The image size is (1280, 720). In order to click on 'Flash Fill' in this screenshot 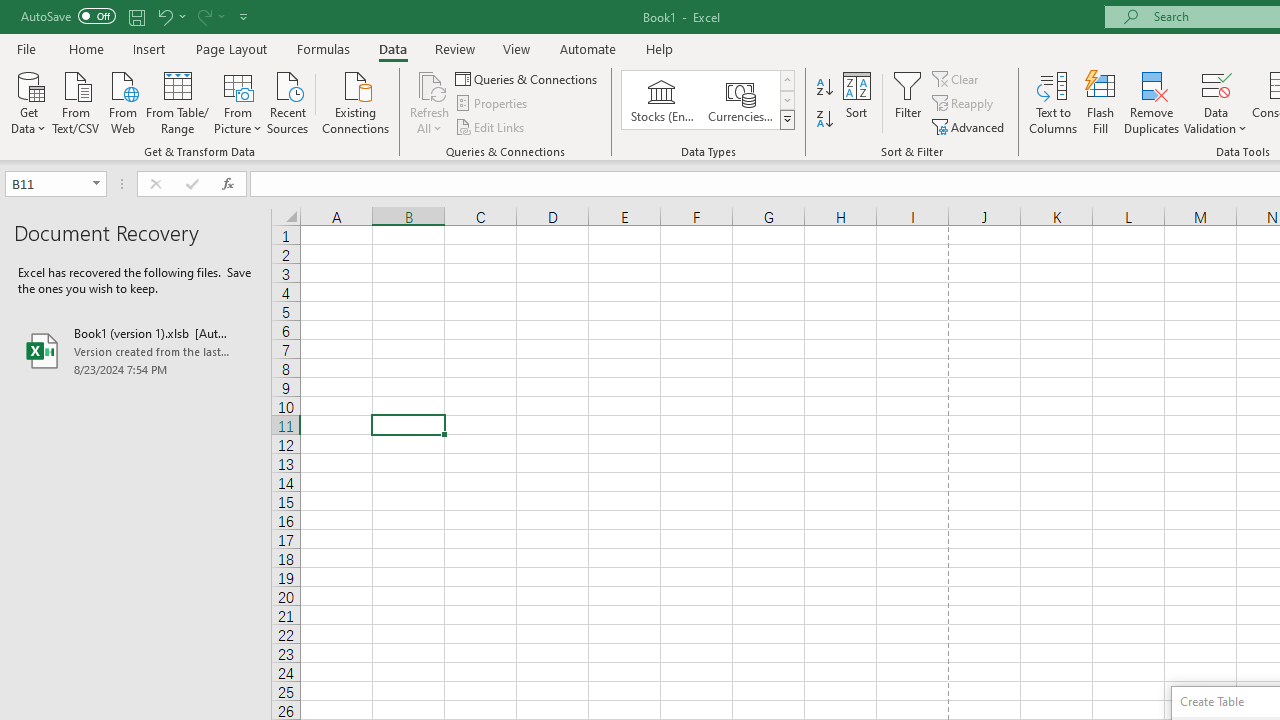, I will do `click(1100, 103)`.